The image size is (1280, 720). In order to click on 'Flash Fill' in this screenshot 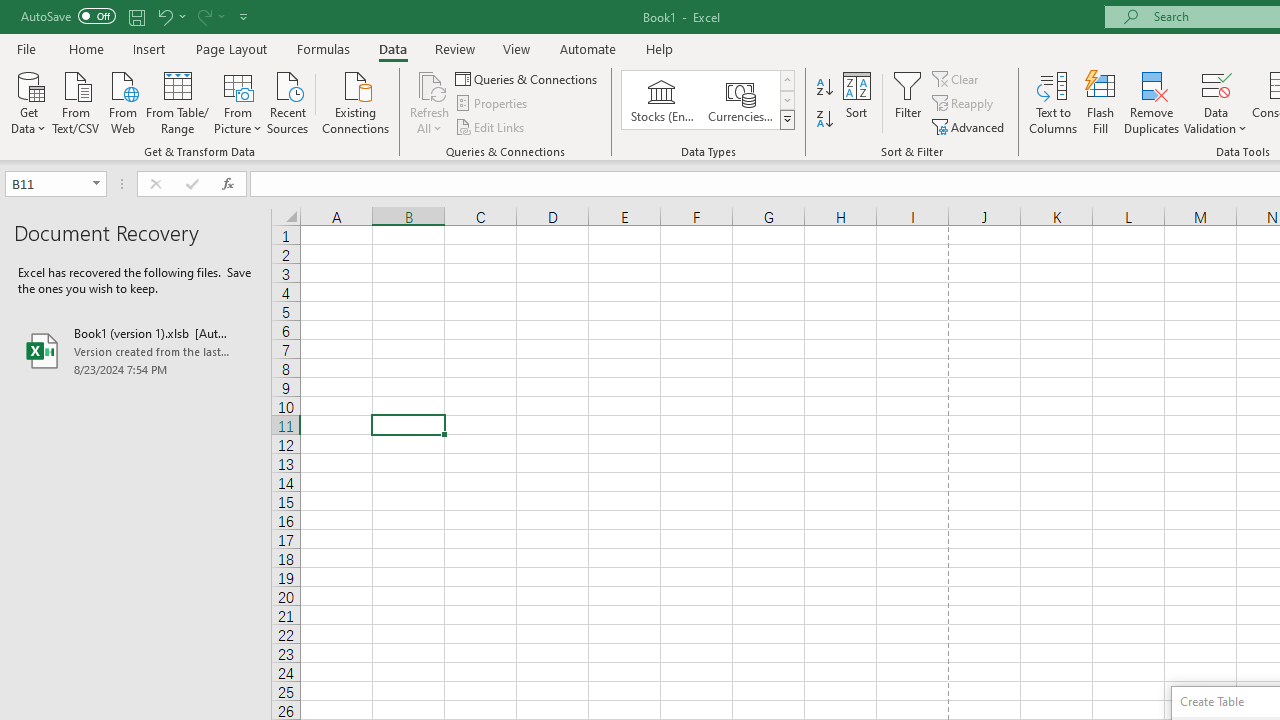, I will do `click(1100, 103)`.